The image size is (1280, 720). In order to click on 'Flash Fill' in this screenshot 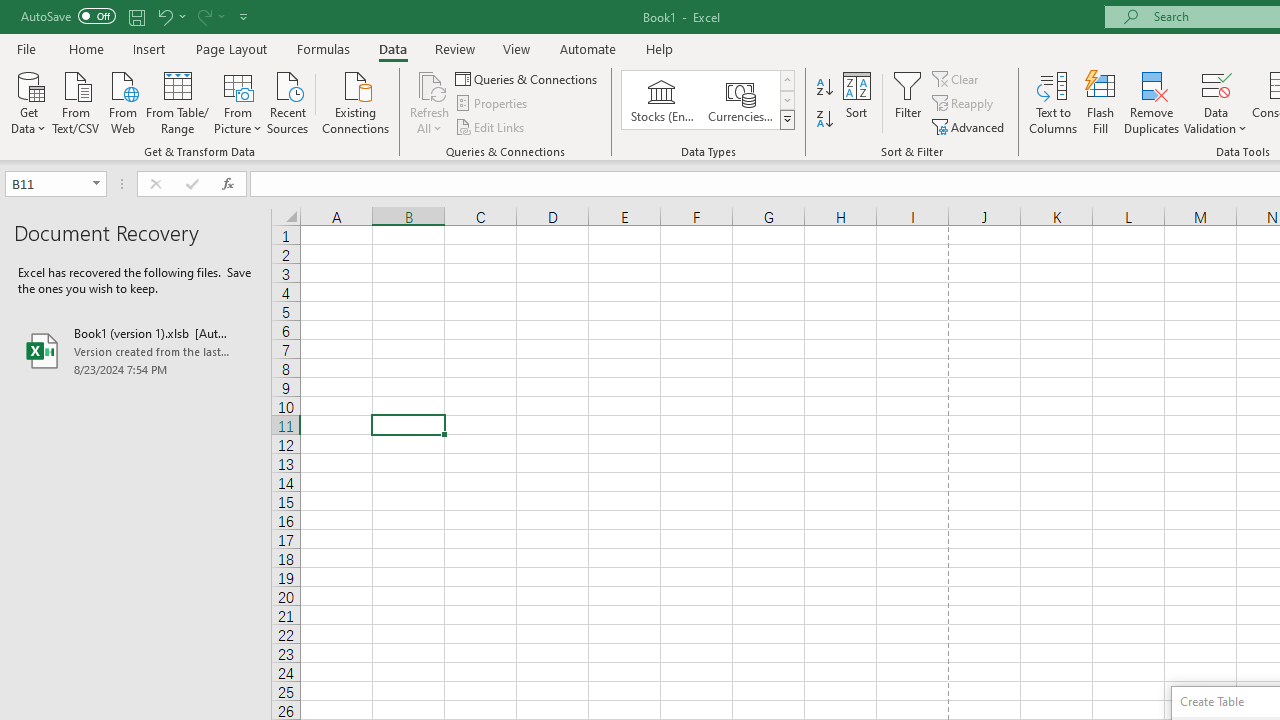, I will do `click(1100, 103)`.